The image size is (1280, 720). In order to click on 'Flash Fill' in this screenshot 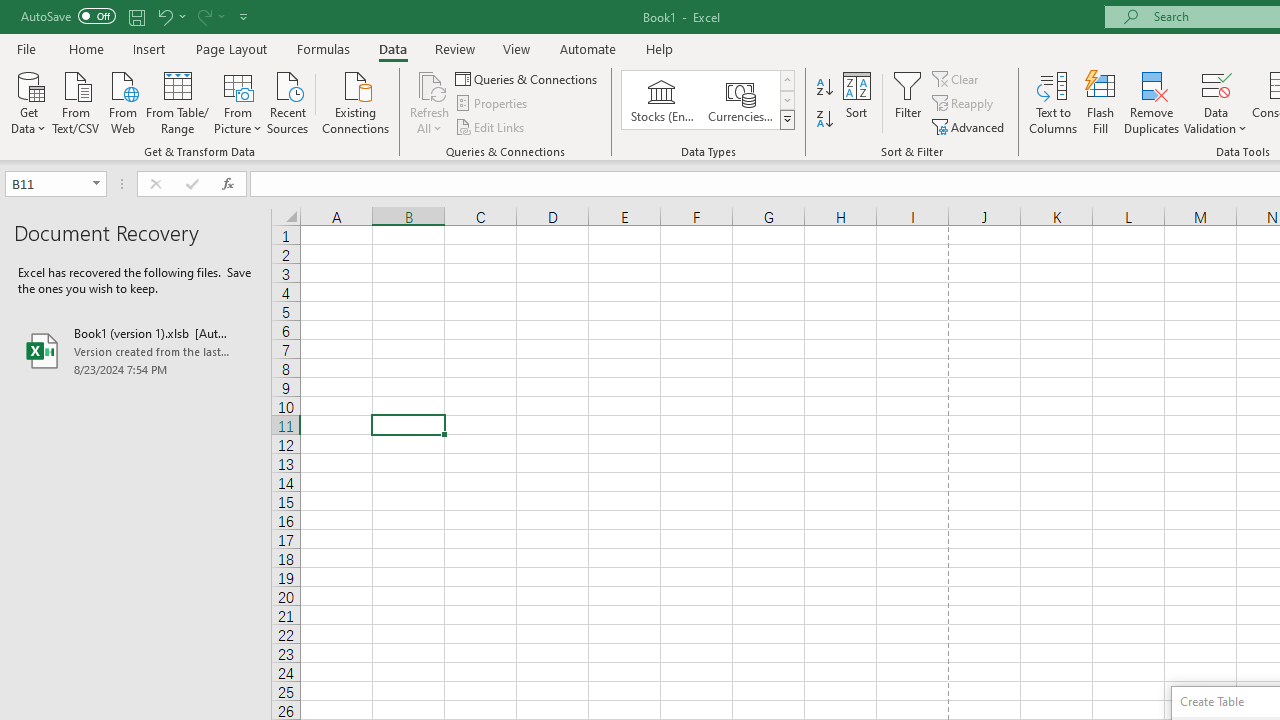, I will do `click(1100, 103)`.